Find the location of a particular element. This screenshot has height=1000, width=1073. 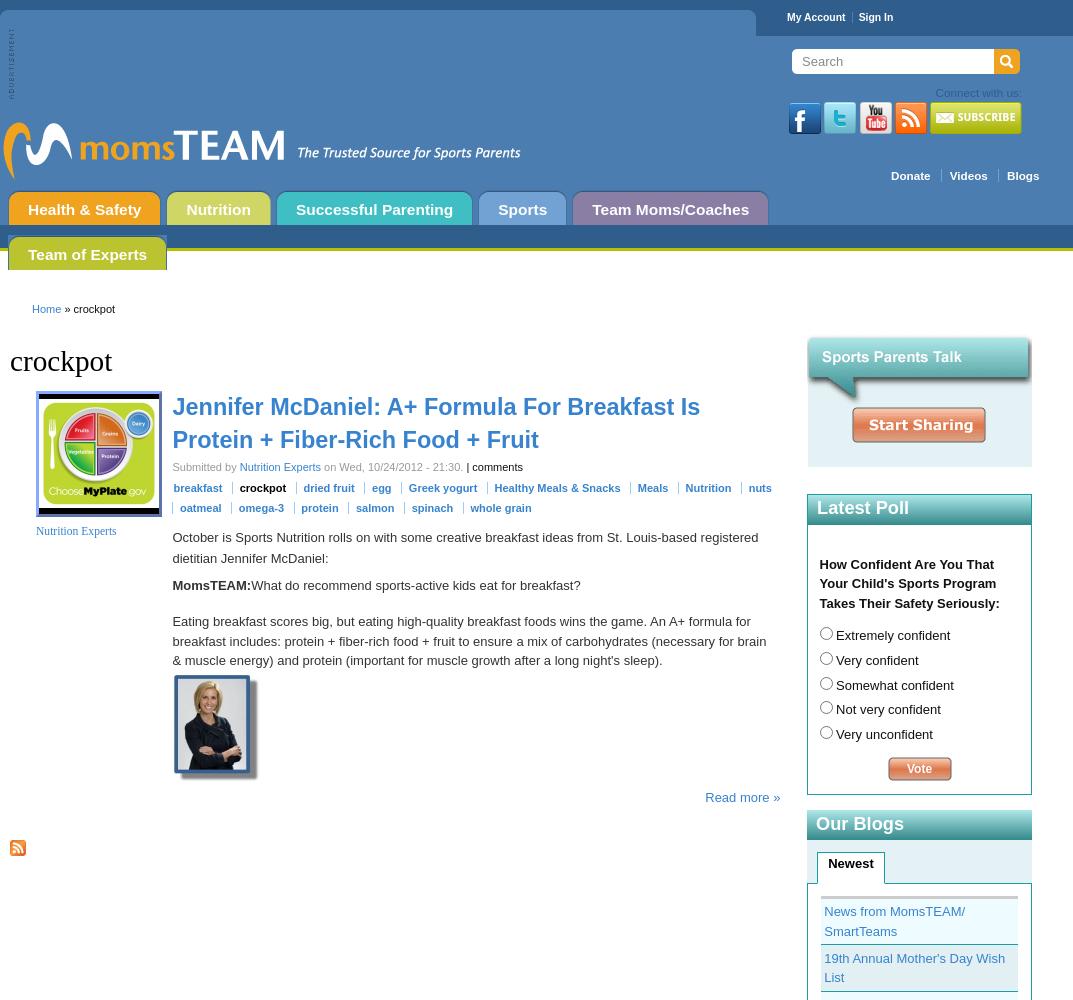

'spinach' is located at coordinates (431, 508).